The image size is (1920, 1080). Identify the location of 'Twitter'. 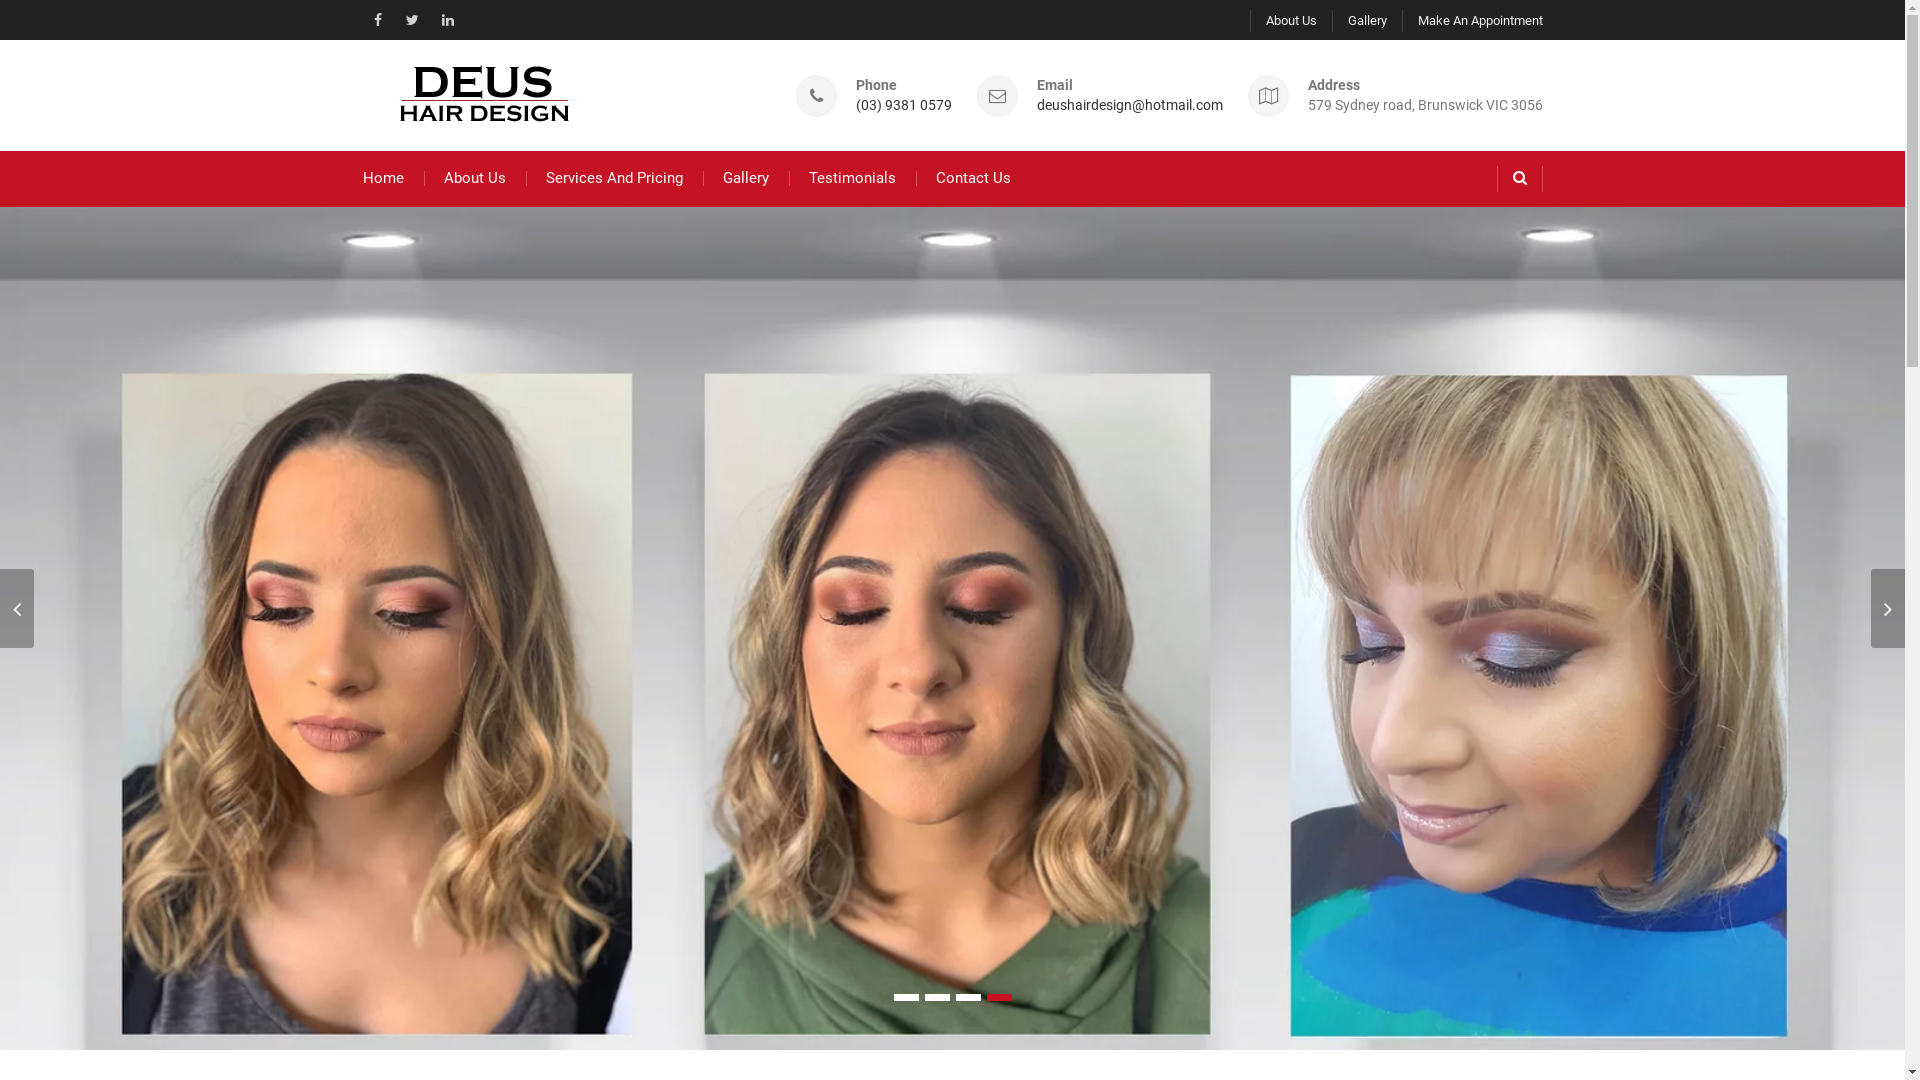
(411, 19).